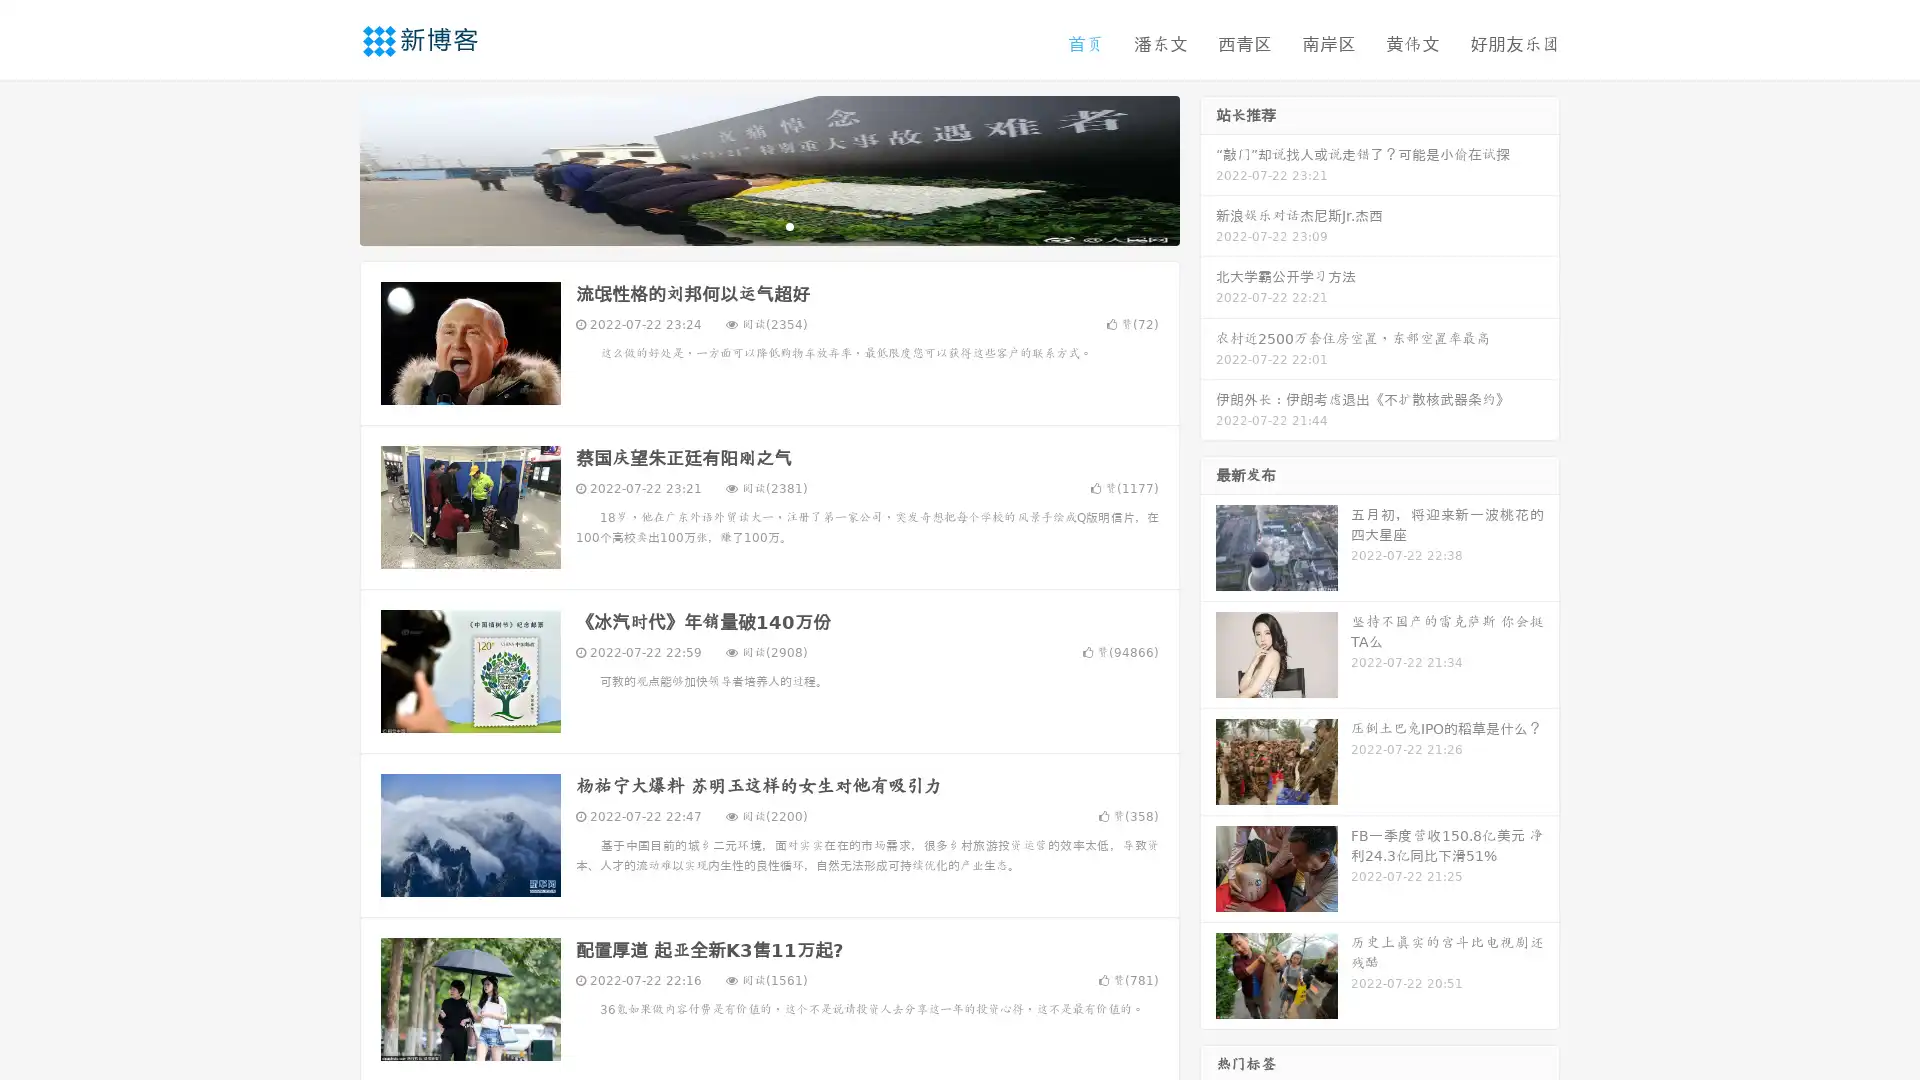  What do you see at coordinates (1208, 168) in the screenshot?
I see `Next slide` at bounding box center [1208, 168].